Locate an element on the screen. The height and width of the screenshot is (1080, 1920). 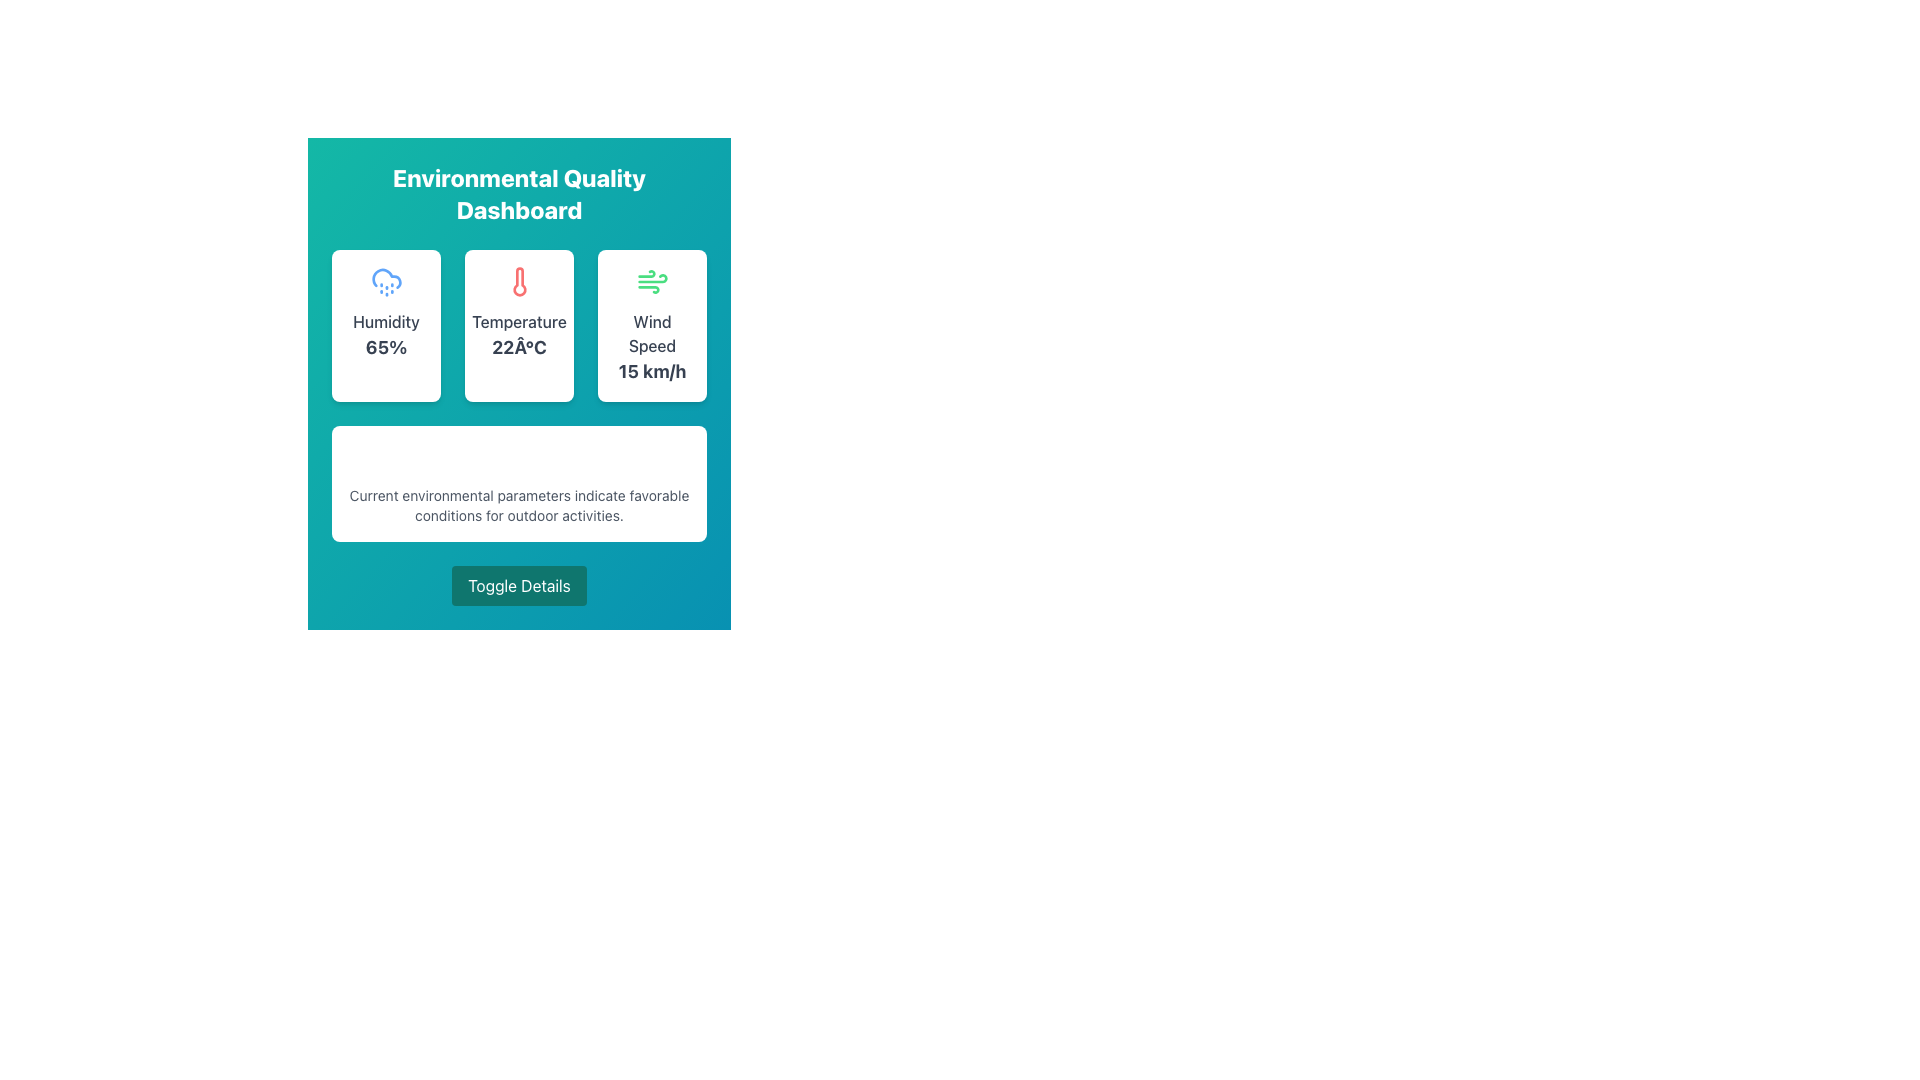
Text Header located at the top section of the dashboard to identify the purpose of the interface, which relates to environmental quality is located at coordinates (519, 193).